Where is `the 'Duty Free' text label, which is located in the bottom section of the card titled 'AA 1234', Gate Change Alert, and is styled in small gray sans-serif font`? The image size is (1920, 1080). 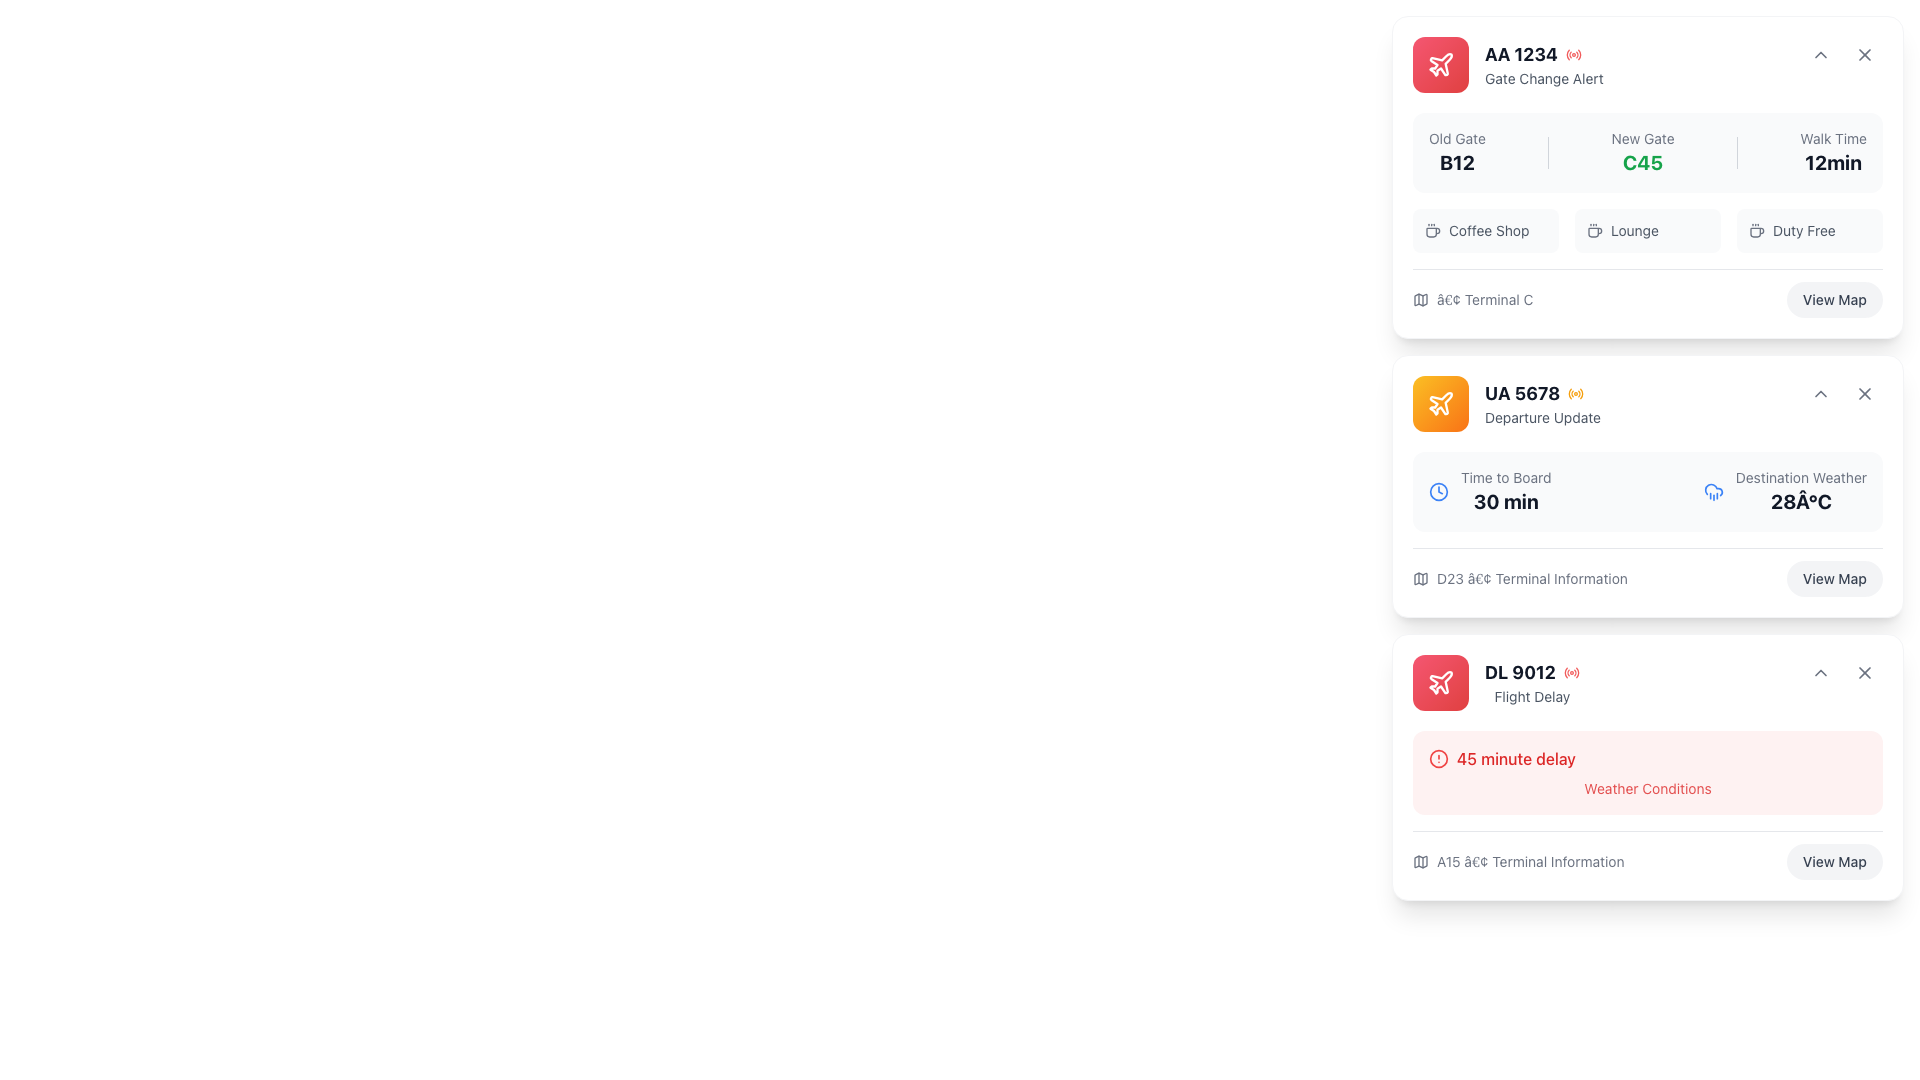
the 'Duty Free' text label, which is located in the bottom section of the card titled 'AA 1234', Gate Change Alert, and is styled in small gray sans-serif font is located at coordinates (1804, 230).